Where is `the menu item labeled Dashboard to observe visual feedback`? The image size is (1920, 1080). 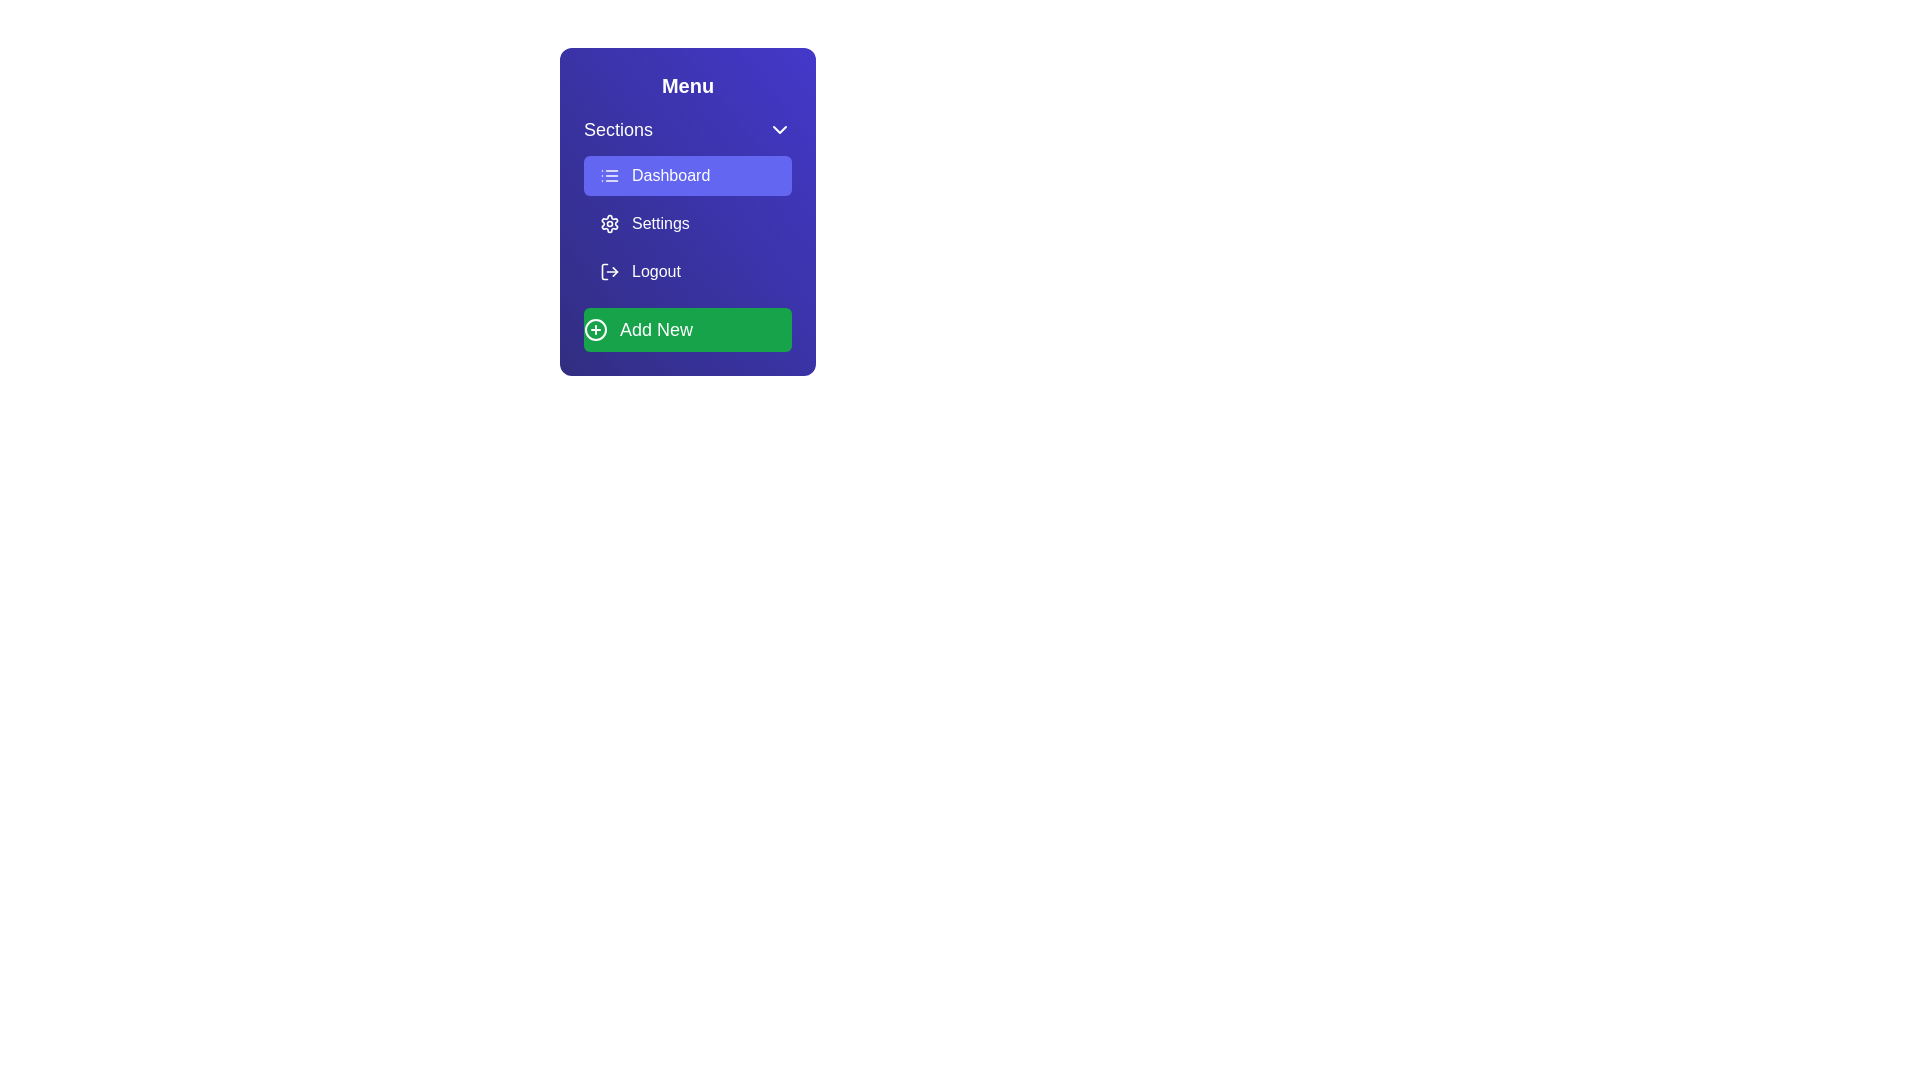 the menu item labeled Dashboard to observe visual feedback is located at coordinates (687, 175).